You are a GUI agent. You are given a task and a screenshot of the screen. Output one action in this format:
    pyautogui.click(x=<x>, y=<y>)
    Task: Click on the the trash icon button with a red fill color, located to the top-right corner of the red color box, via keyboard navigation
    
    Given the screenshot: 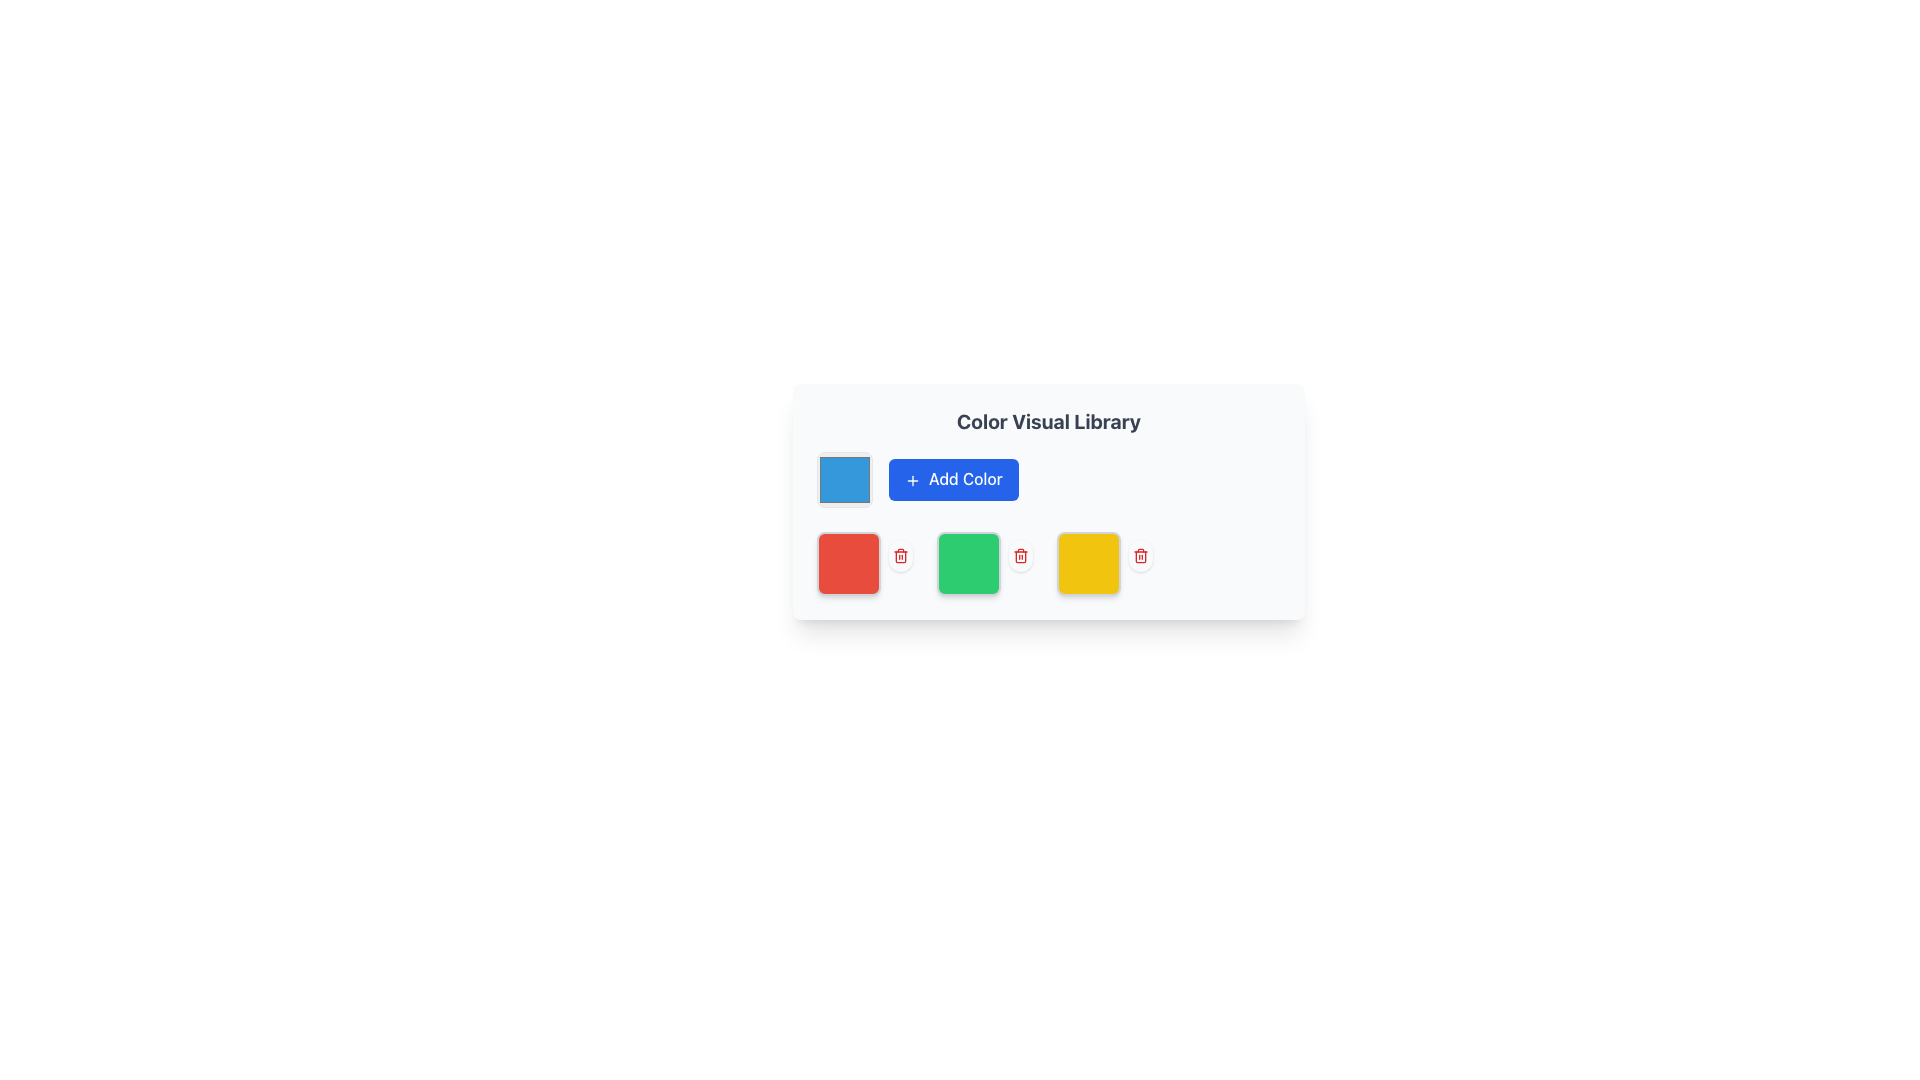 What is the action you would take?
    pyautogui.click(x=900, y=555)
    